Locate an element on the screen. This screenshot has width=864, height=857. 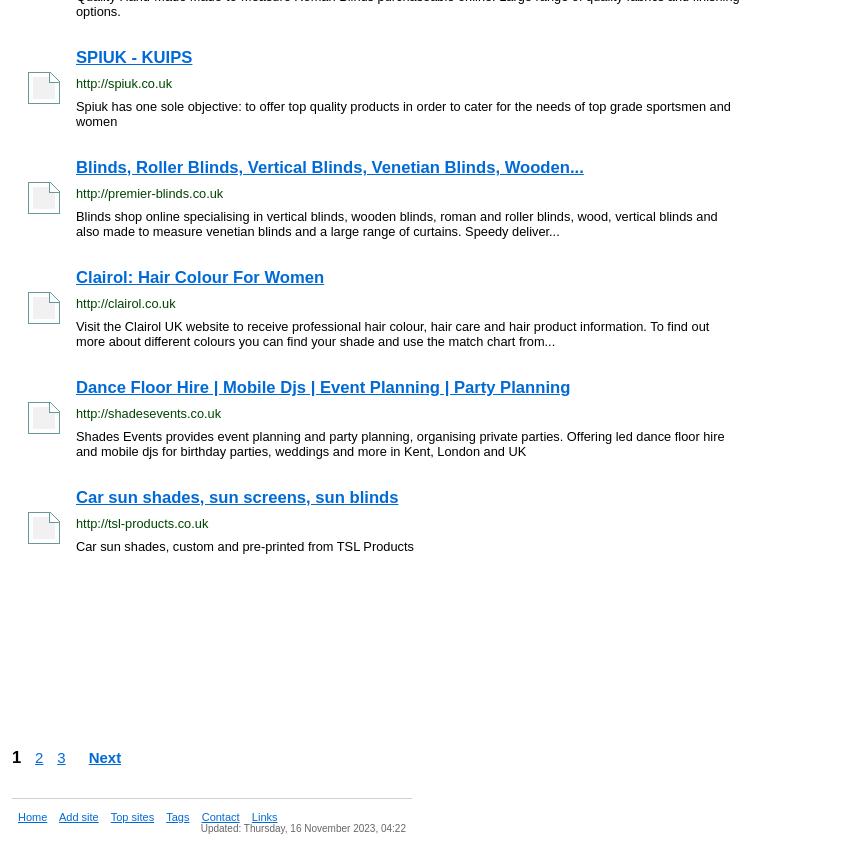
'Top sites' is located at coordinates (108, 816).